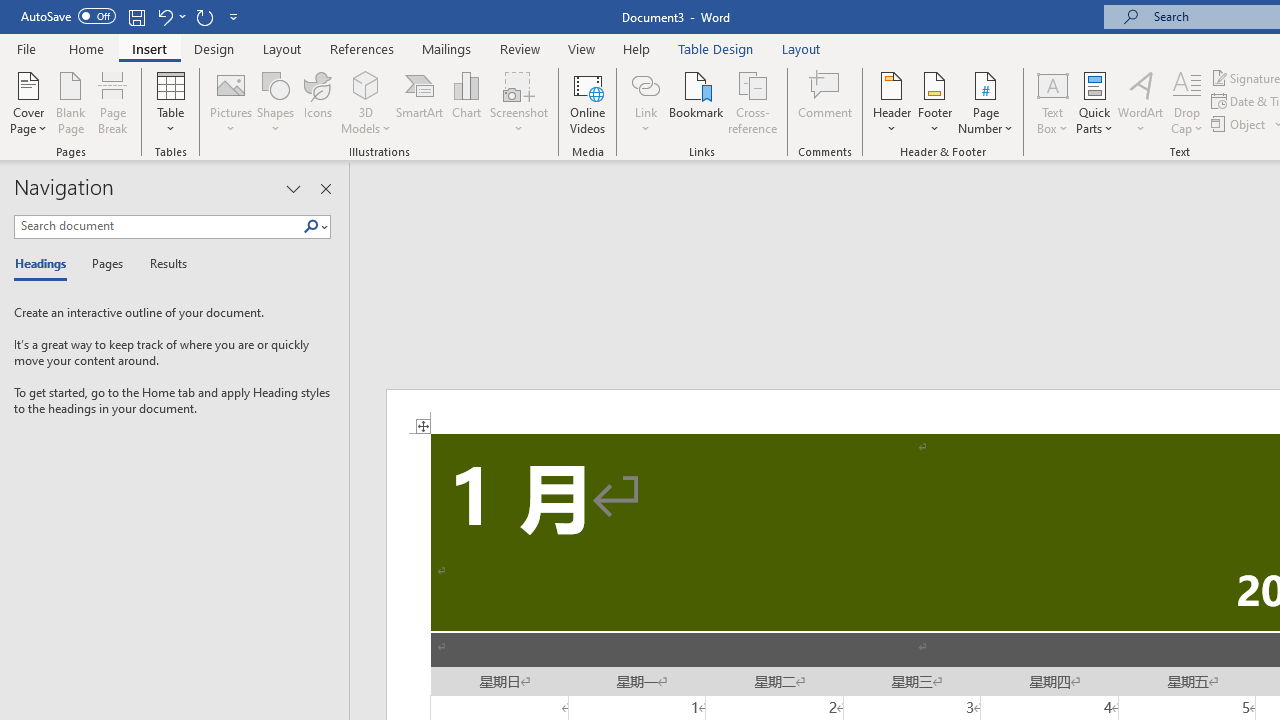 The width and height of the screenshot is (1280, 720). Describe the element at coordinates (231, 103) in the screenshot. I see `'Pictures'` at that location.